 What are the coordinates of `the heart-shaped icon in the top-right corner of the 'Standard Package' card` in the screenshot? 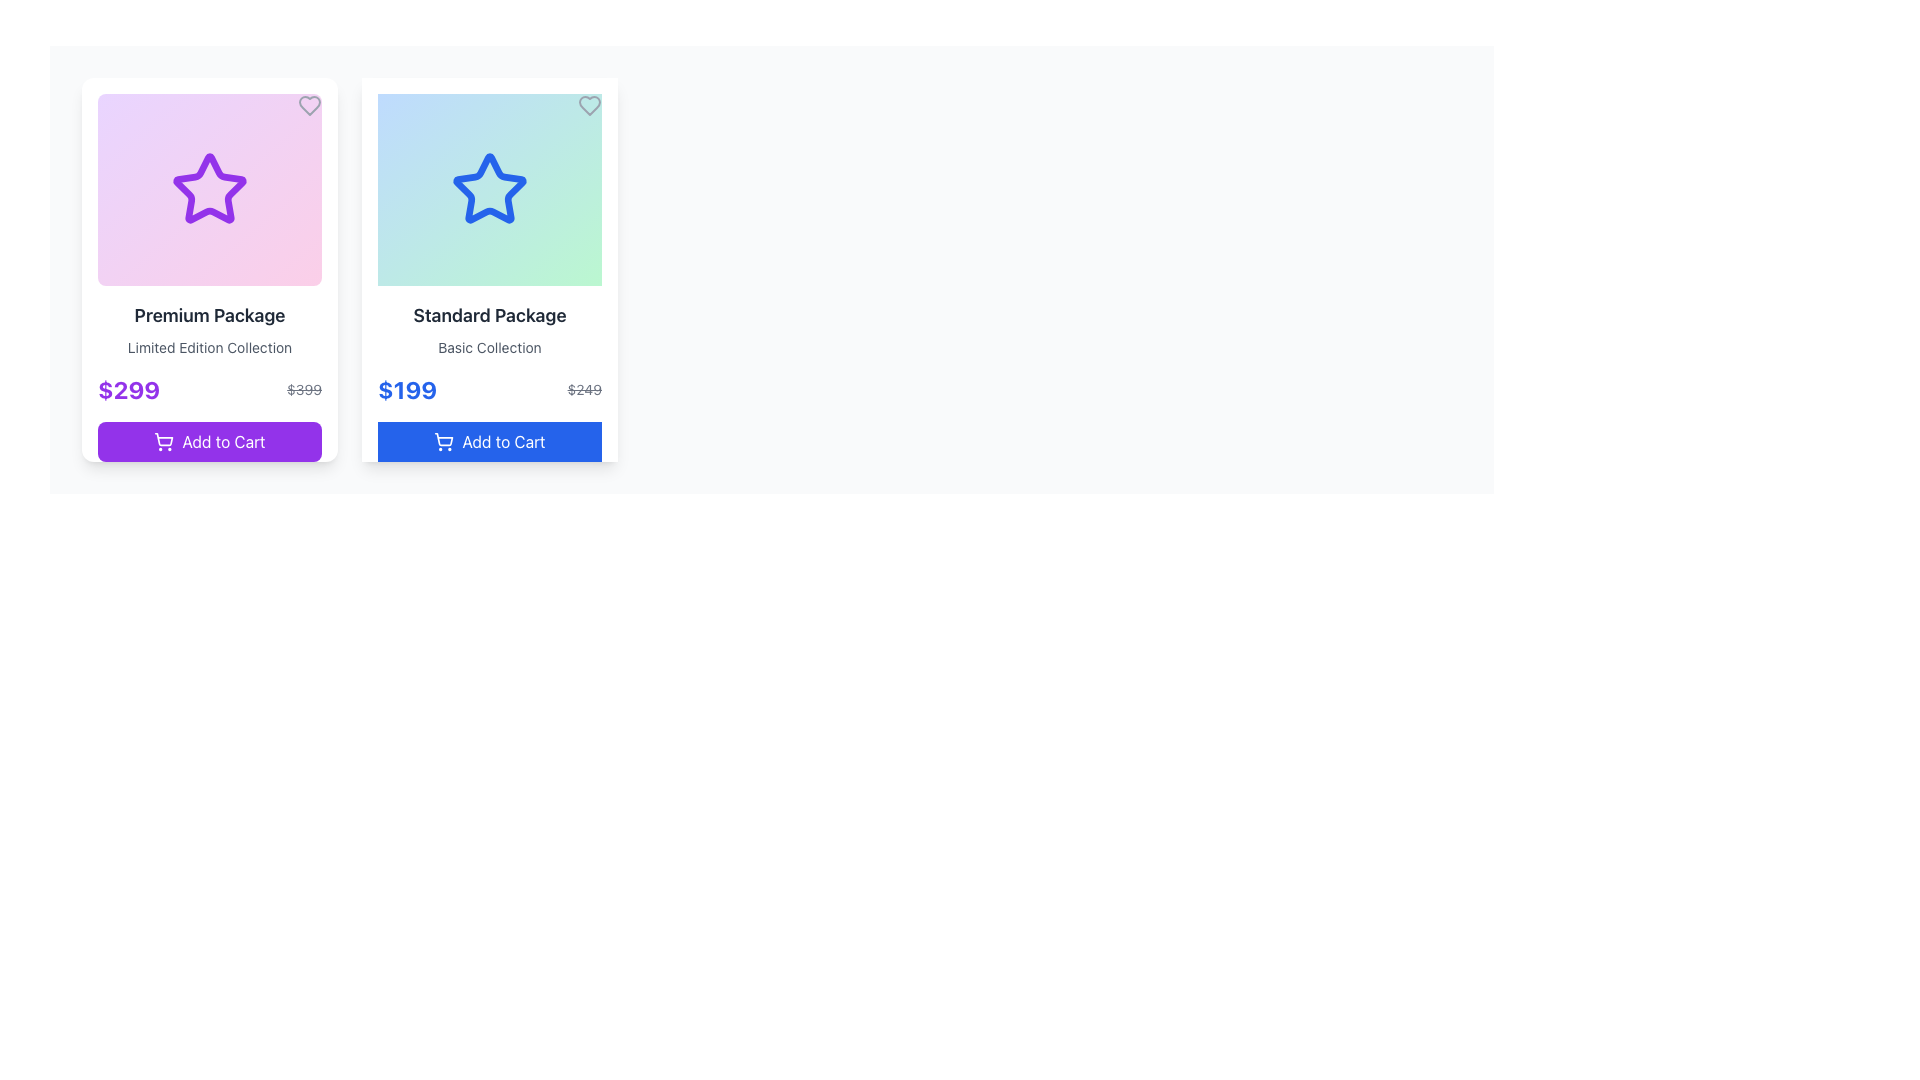 It's located at (589, 105).